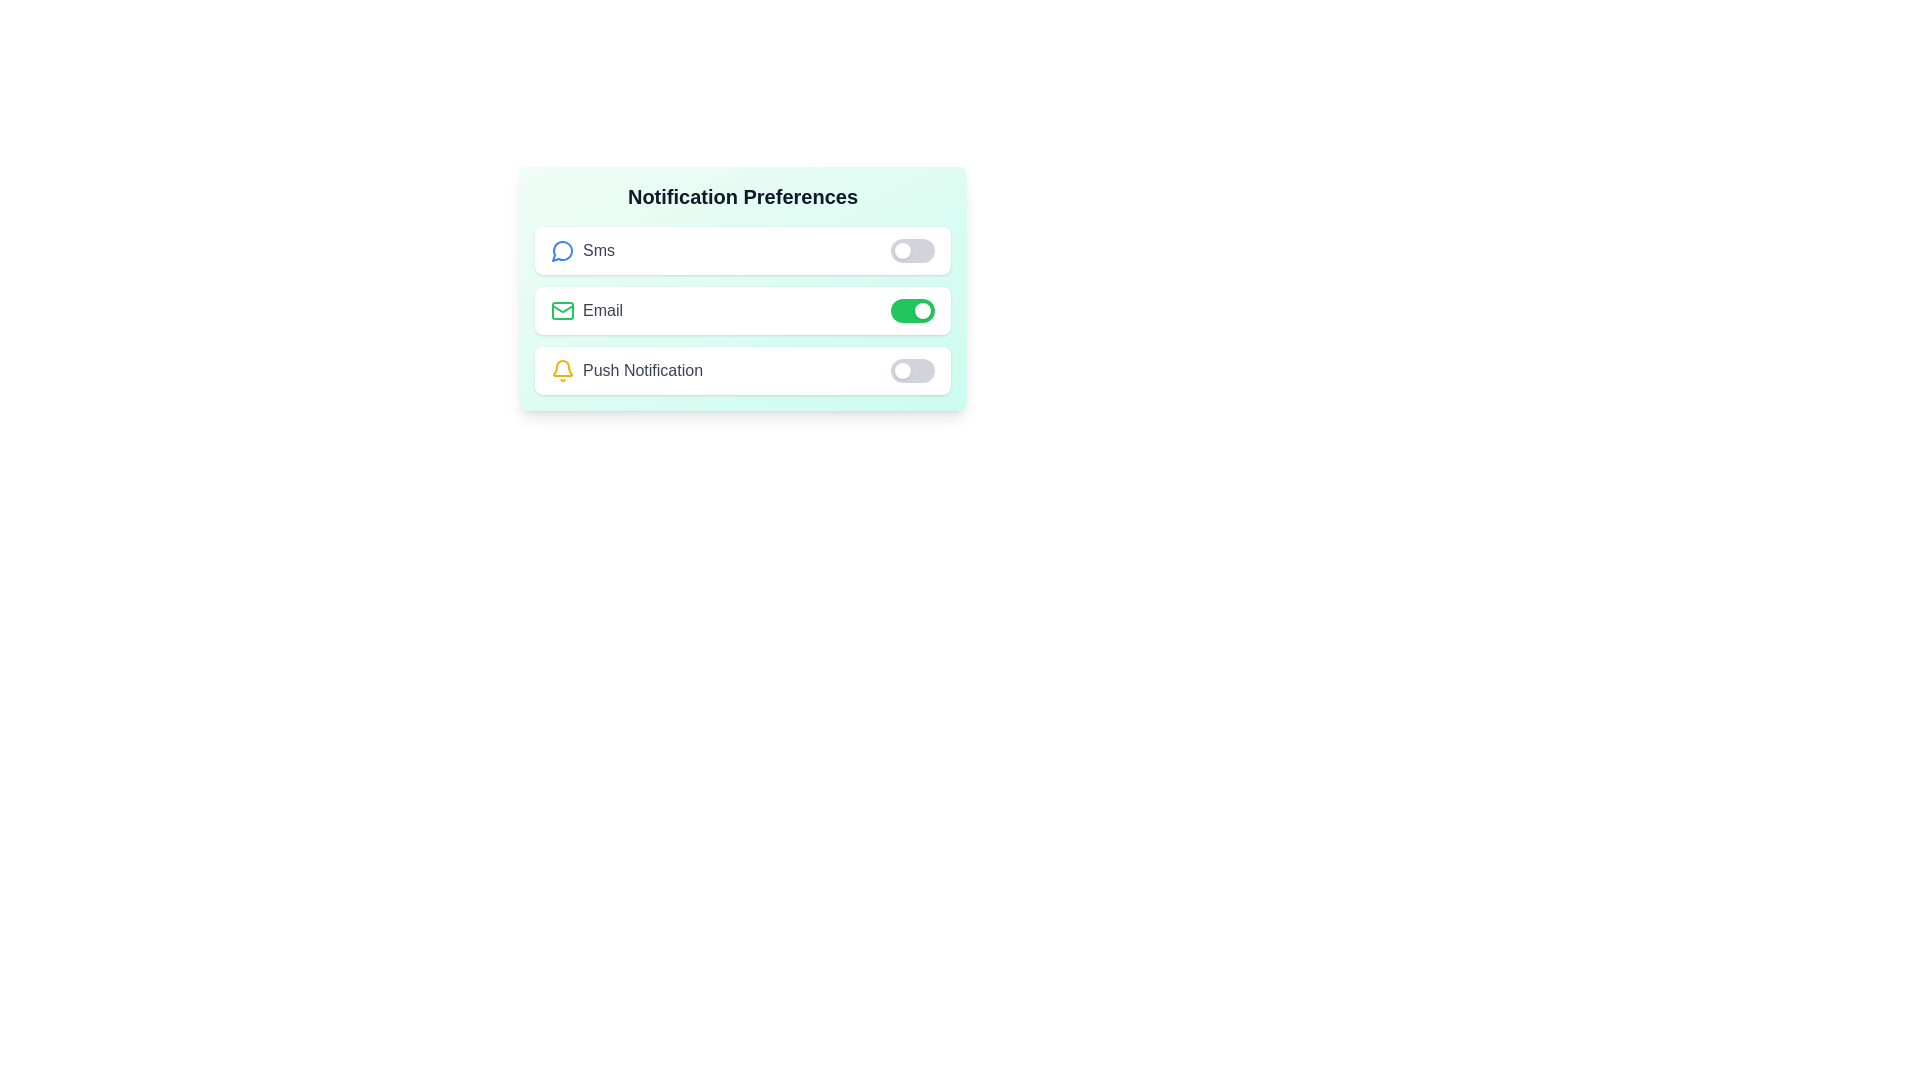 Image resolution: width=1920 pixels, height=1080 pixels. Describe the element at coordinates (911, 311) in the screenshot. I see `the toggle switch for email notifications located in the 'Notification Preferences' section, positioned to the right of the label and icon` at that location.